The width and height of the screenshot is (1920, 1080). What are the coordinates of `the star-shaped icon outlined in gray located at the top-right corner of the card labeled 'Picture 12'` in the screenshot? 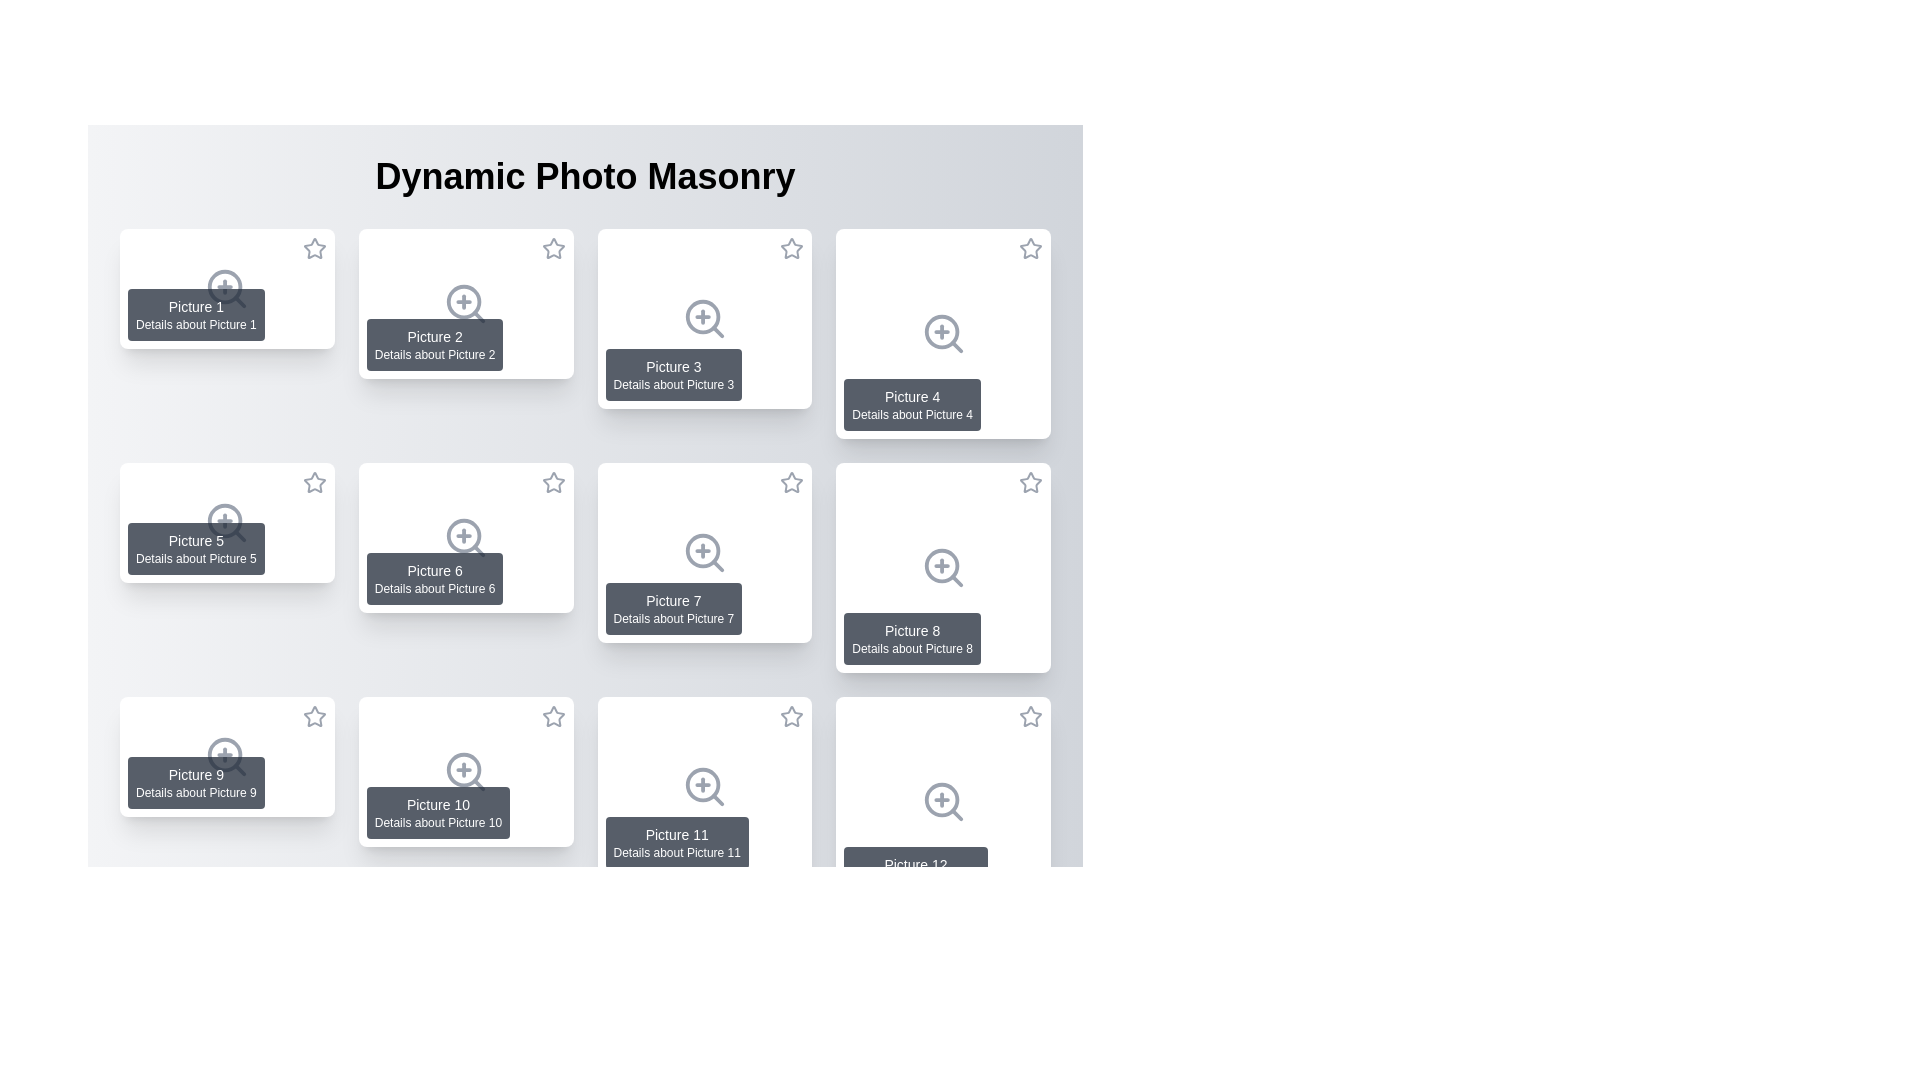 It's located at (1030, 715).